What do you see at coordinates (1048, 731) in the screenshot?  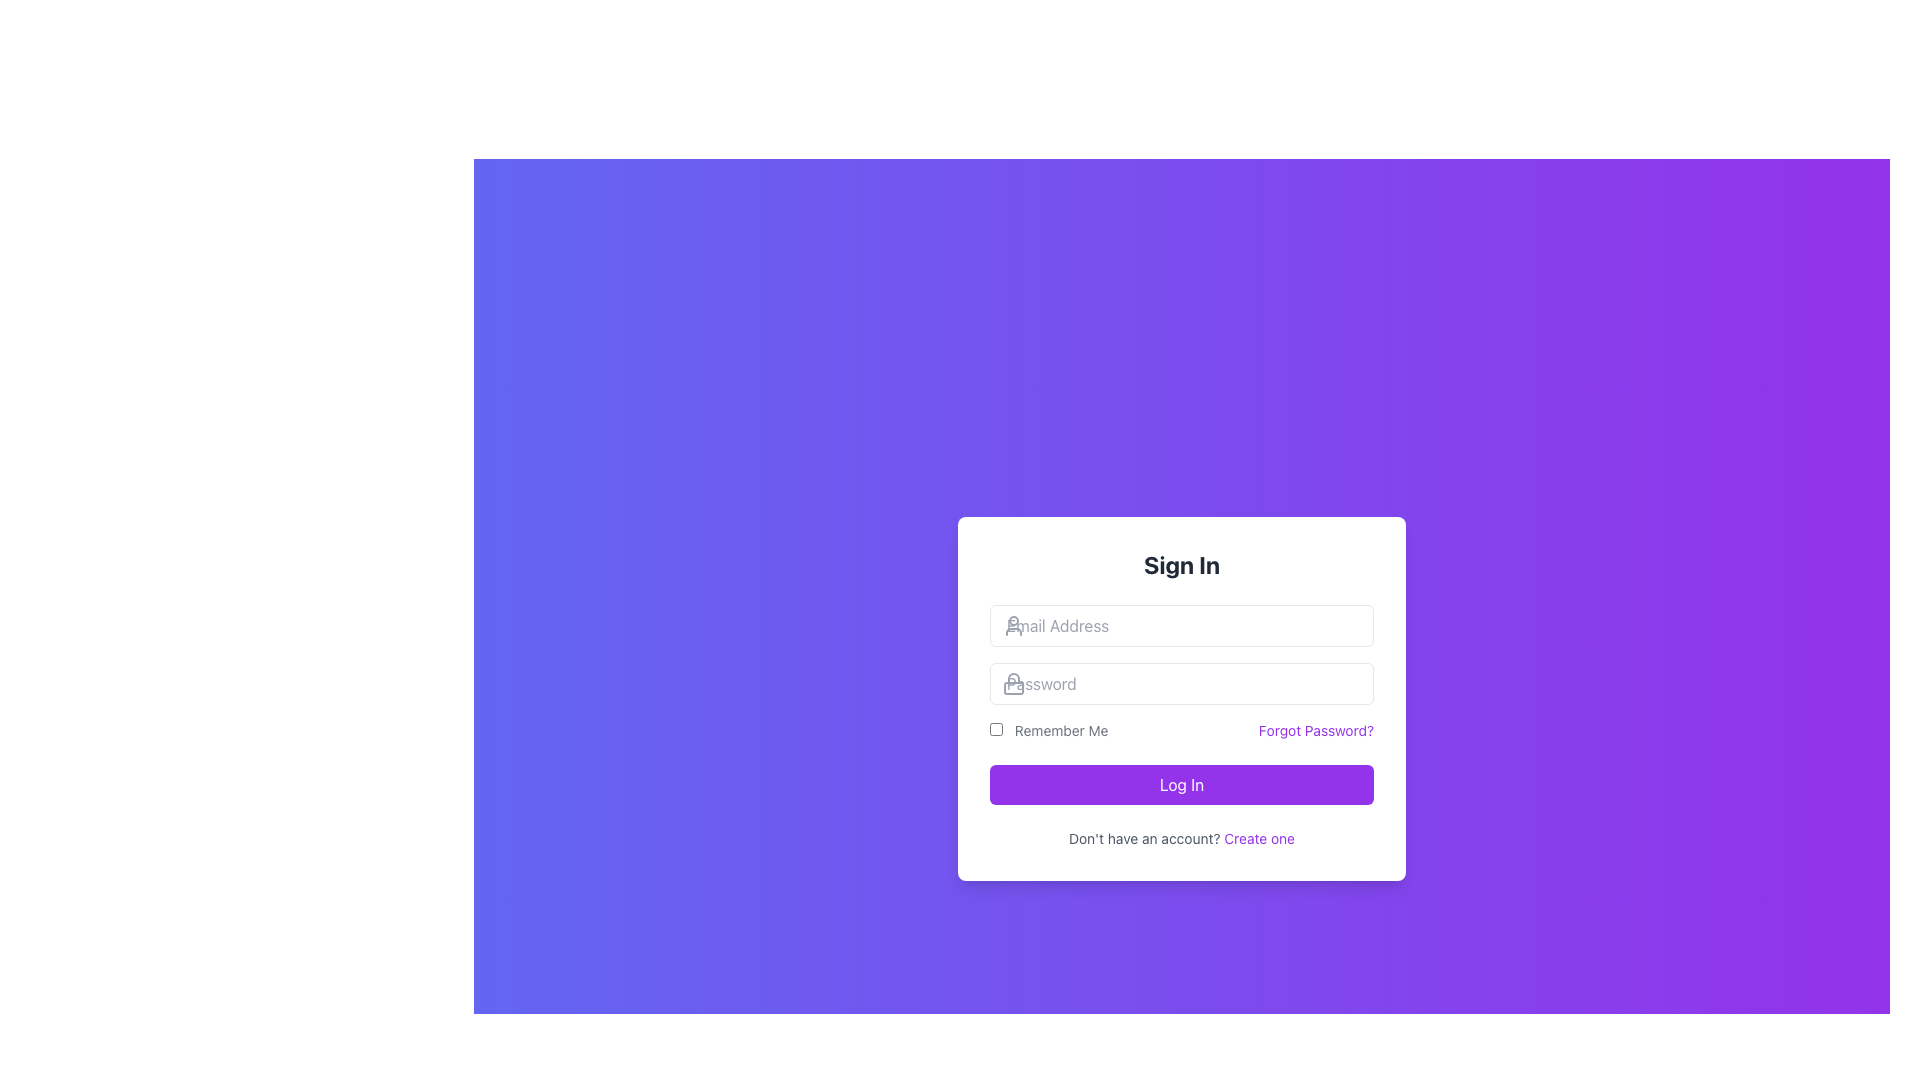 I see `the 'Remember Me' text label, which is a small gray font label positioned to the right of a checkbox in the login form interface` at bounding box center [1048, 731].